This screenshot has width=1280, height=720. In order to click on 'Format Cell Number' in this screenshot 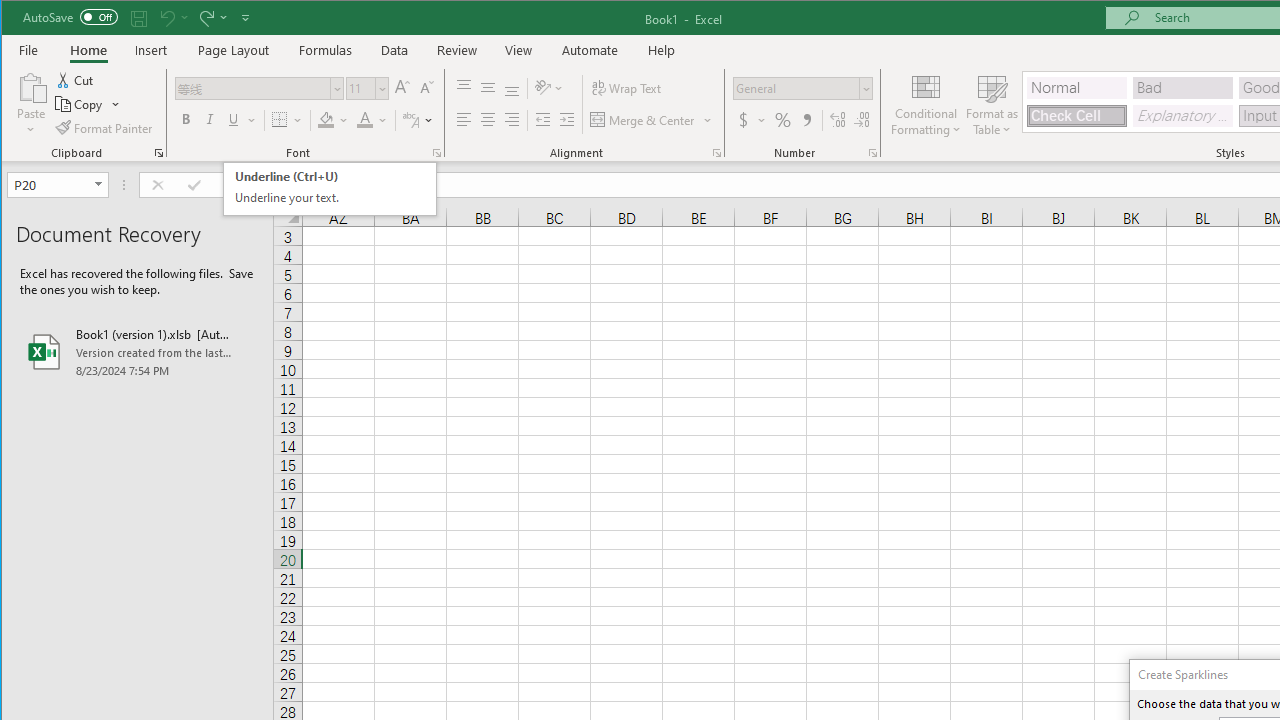, I will do `click(872, 152)`.